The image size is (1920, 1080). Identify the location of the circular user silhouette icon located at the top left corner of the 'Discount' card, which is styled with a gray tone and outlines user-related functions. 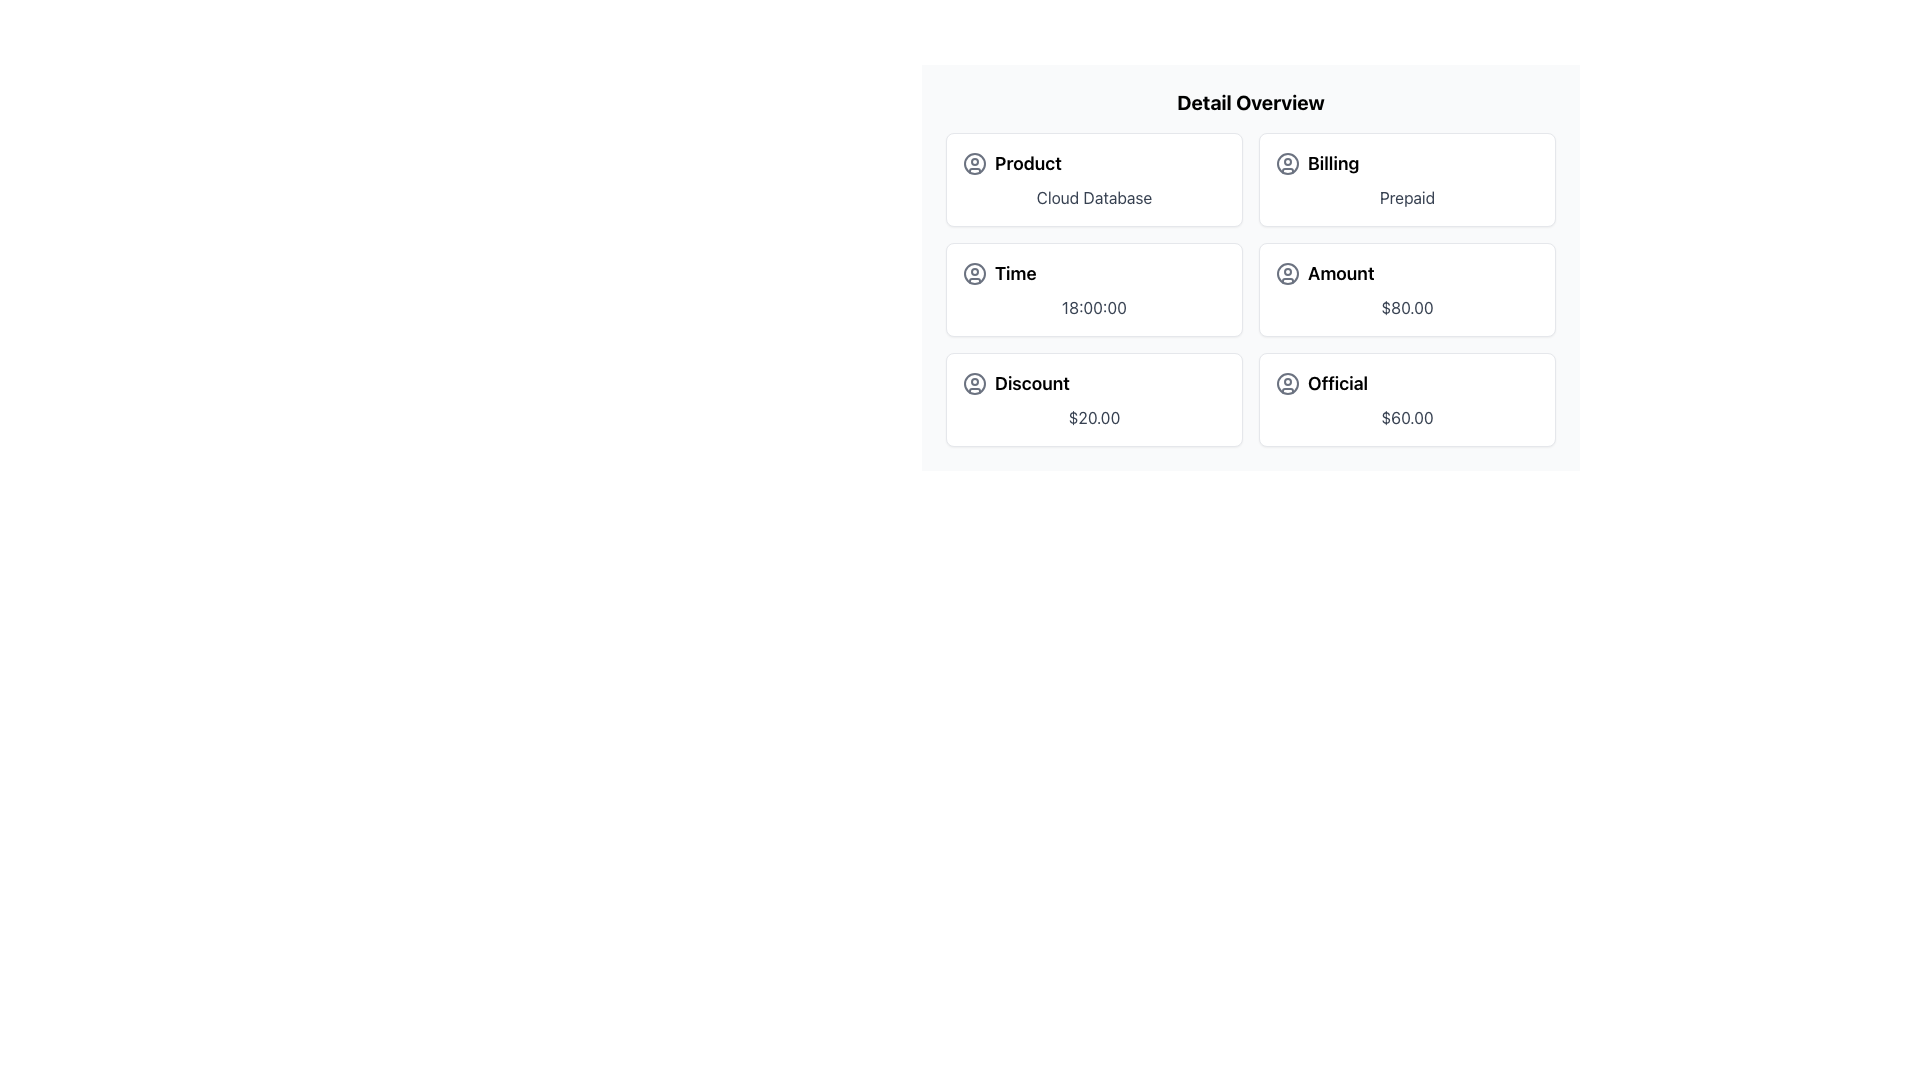
(974, 384).